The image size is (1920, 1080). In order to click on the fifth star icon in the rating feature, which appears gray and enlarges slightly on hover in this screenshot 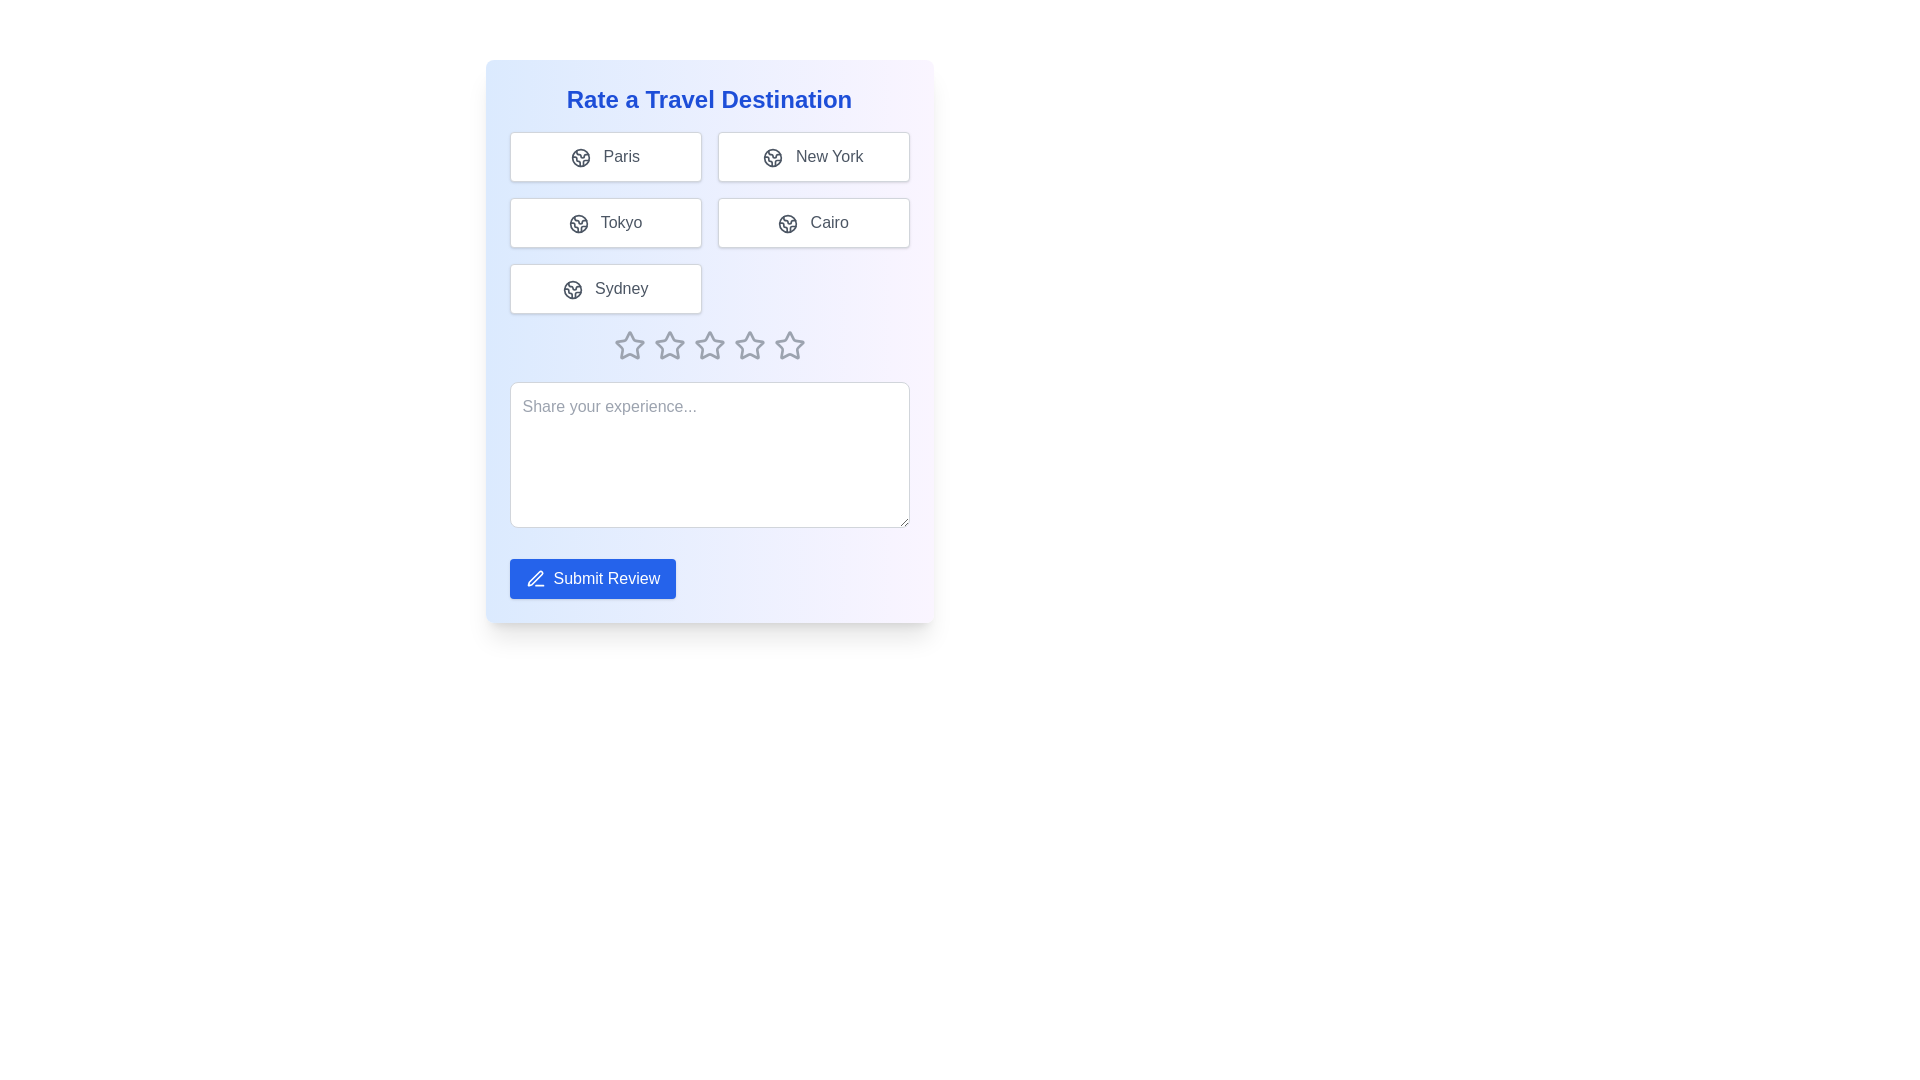, I will do `click(788, 345)`.